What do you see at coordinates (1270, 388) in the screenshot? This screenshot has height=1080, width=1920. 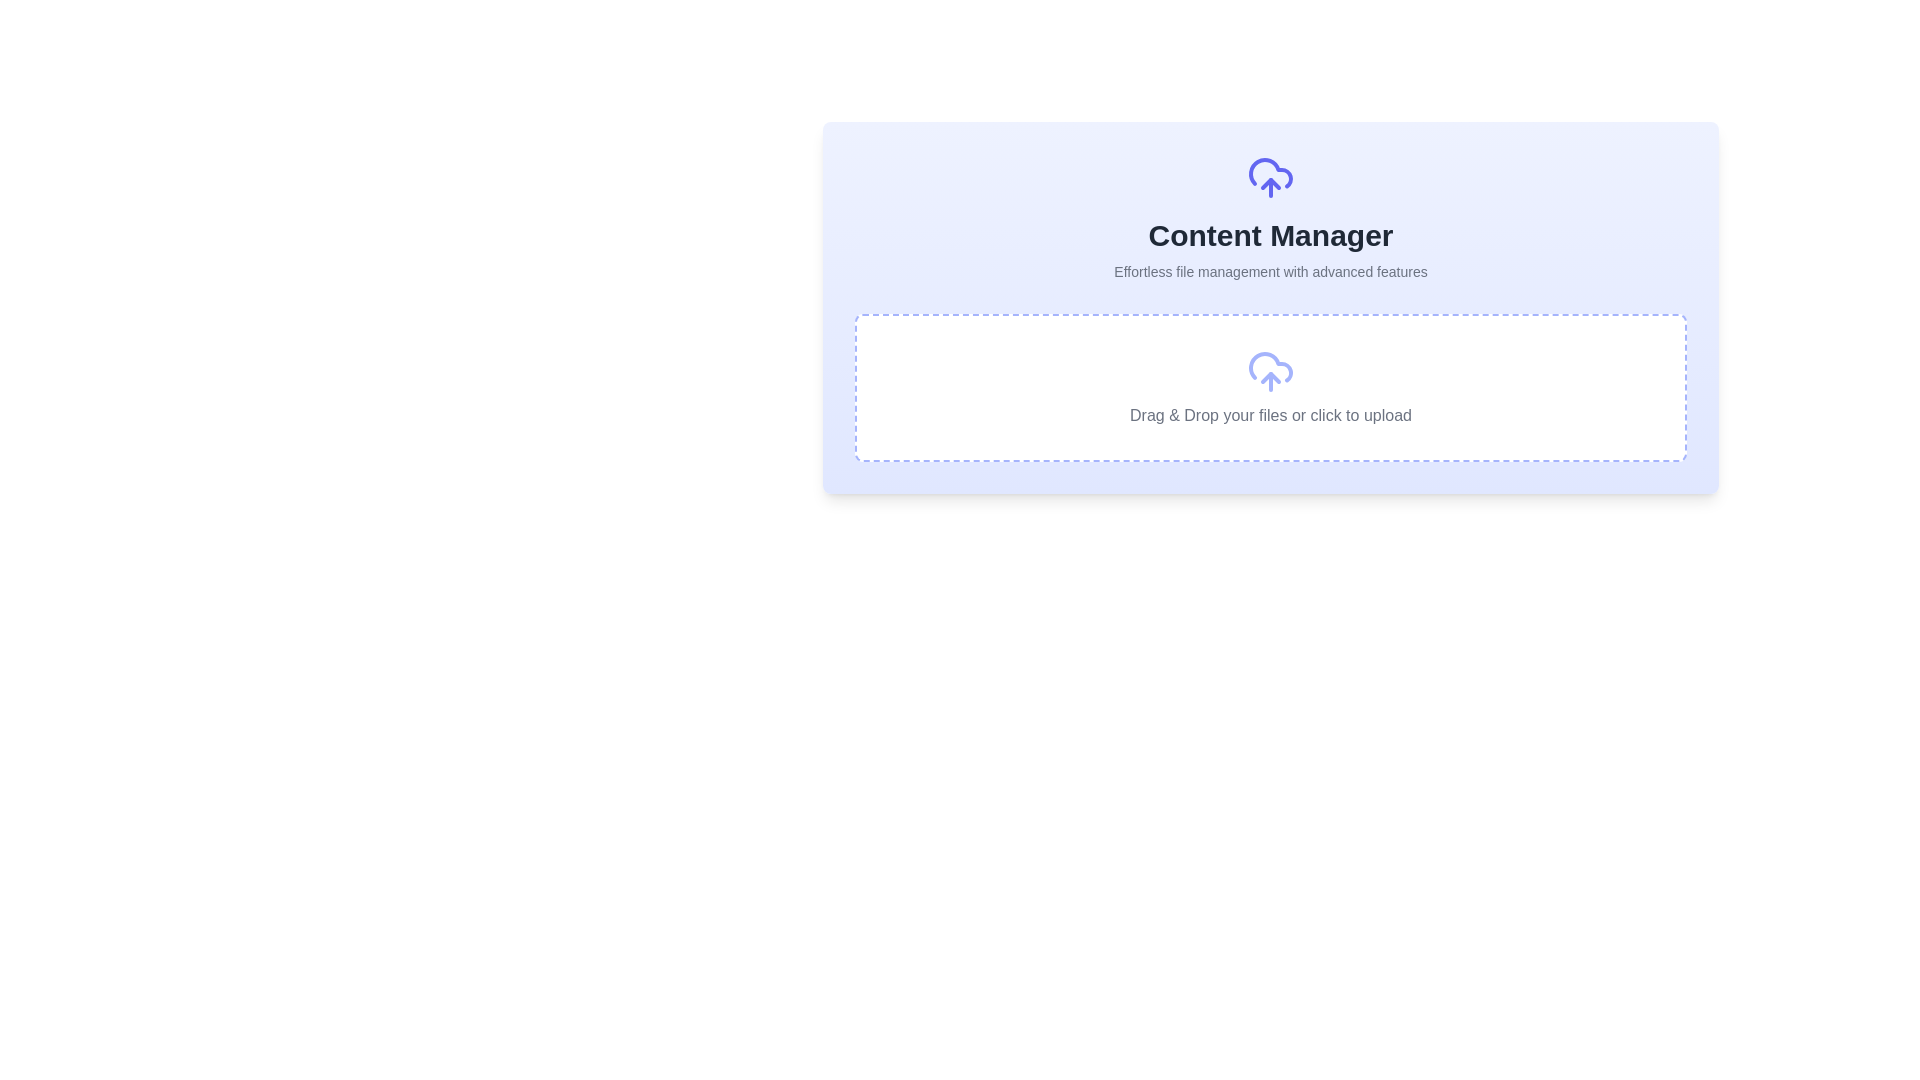 I see `files onto the File upload area, which is characterized by a dashed blue border and white background, featuring a cloud upload icon and the text 'Drag & Drop your files or click` at bounding box center [1270, 388].